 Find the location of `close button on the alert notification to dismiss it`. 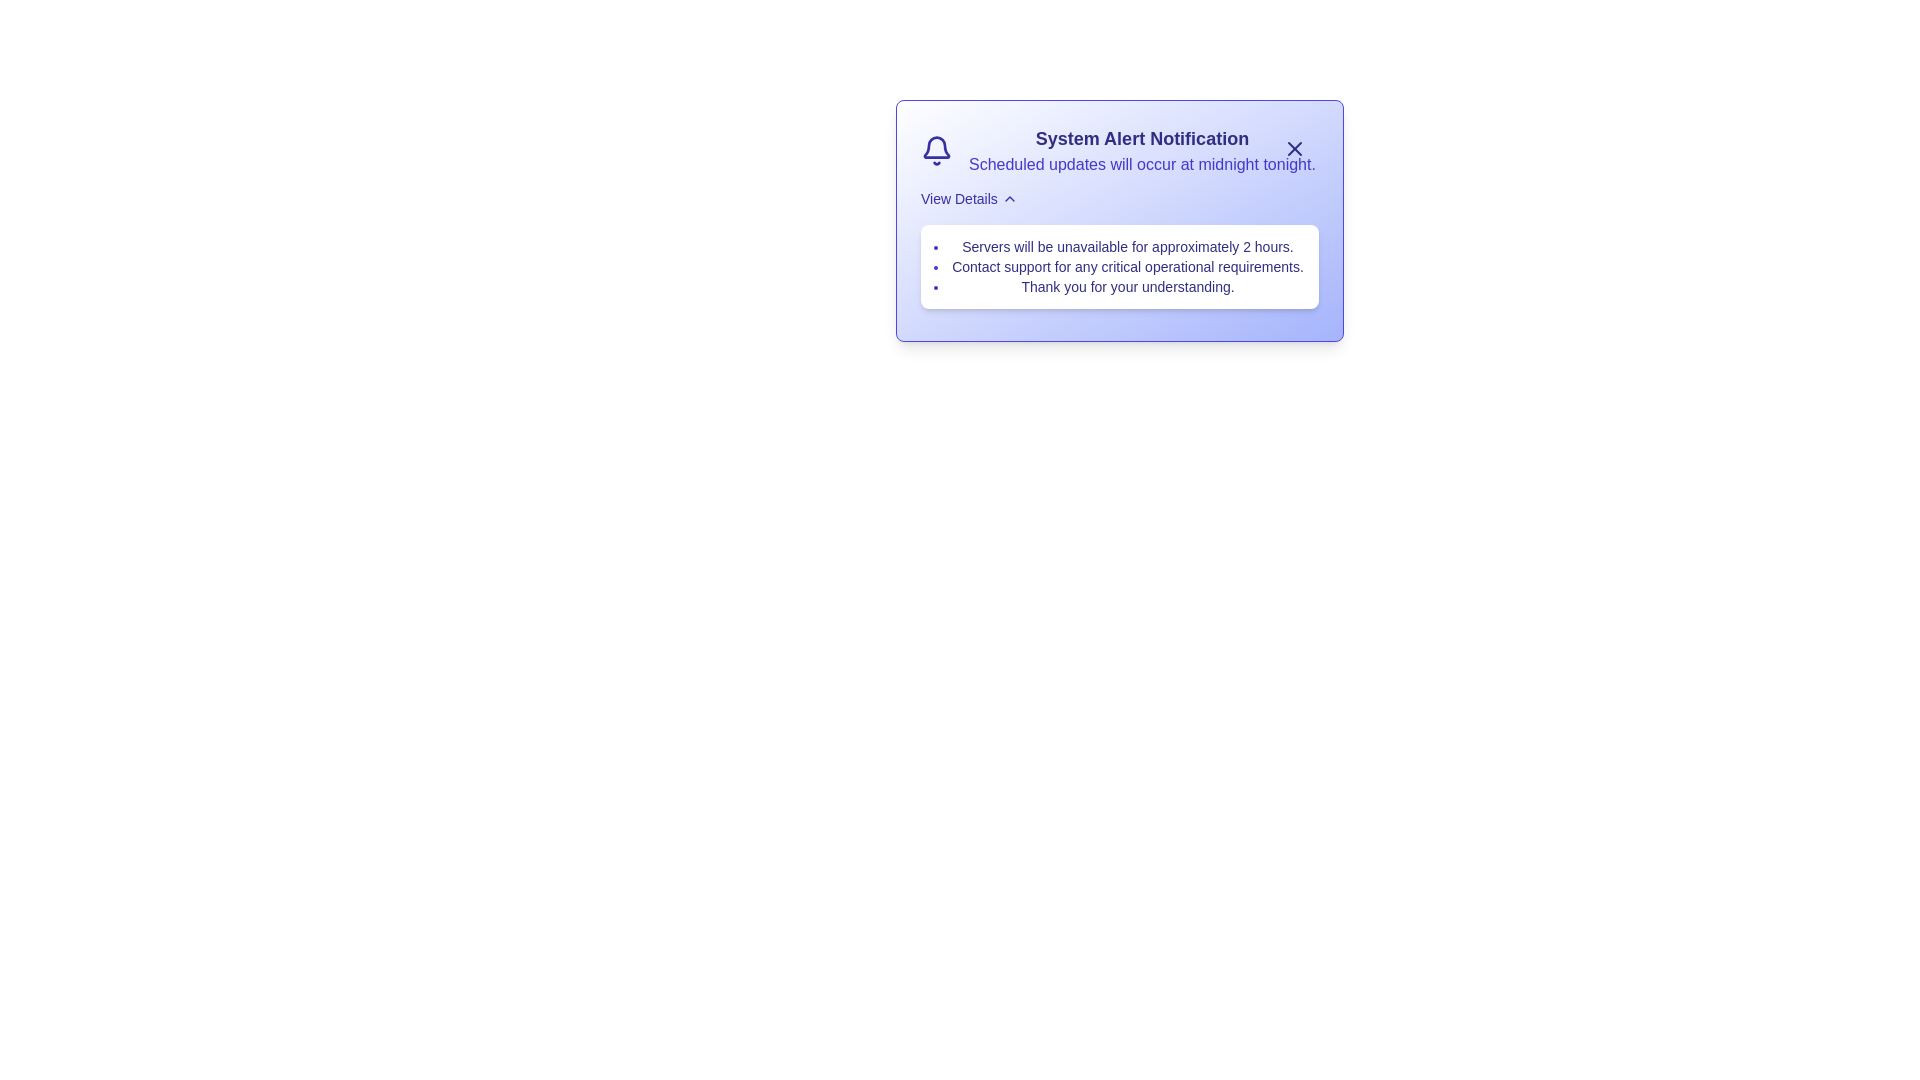

close button on the alert notification to dismiss it is located at coordinates (1295, 148).